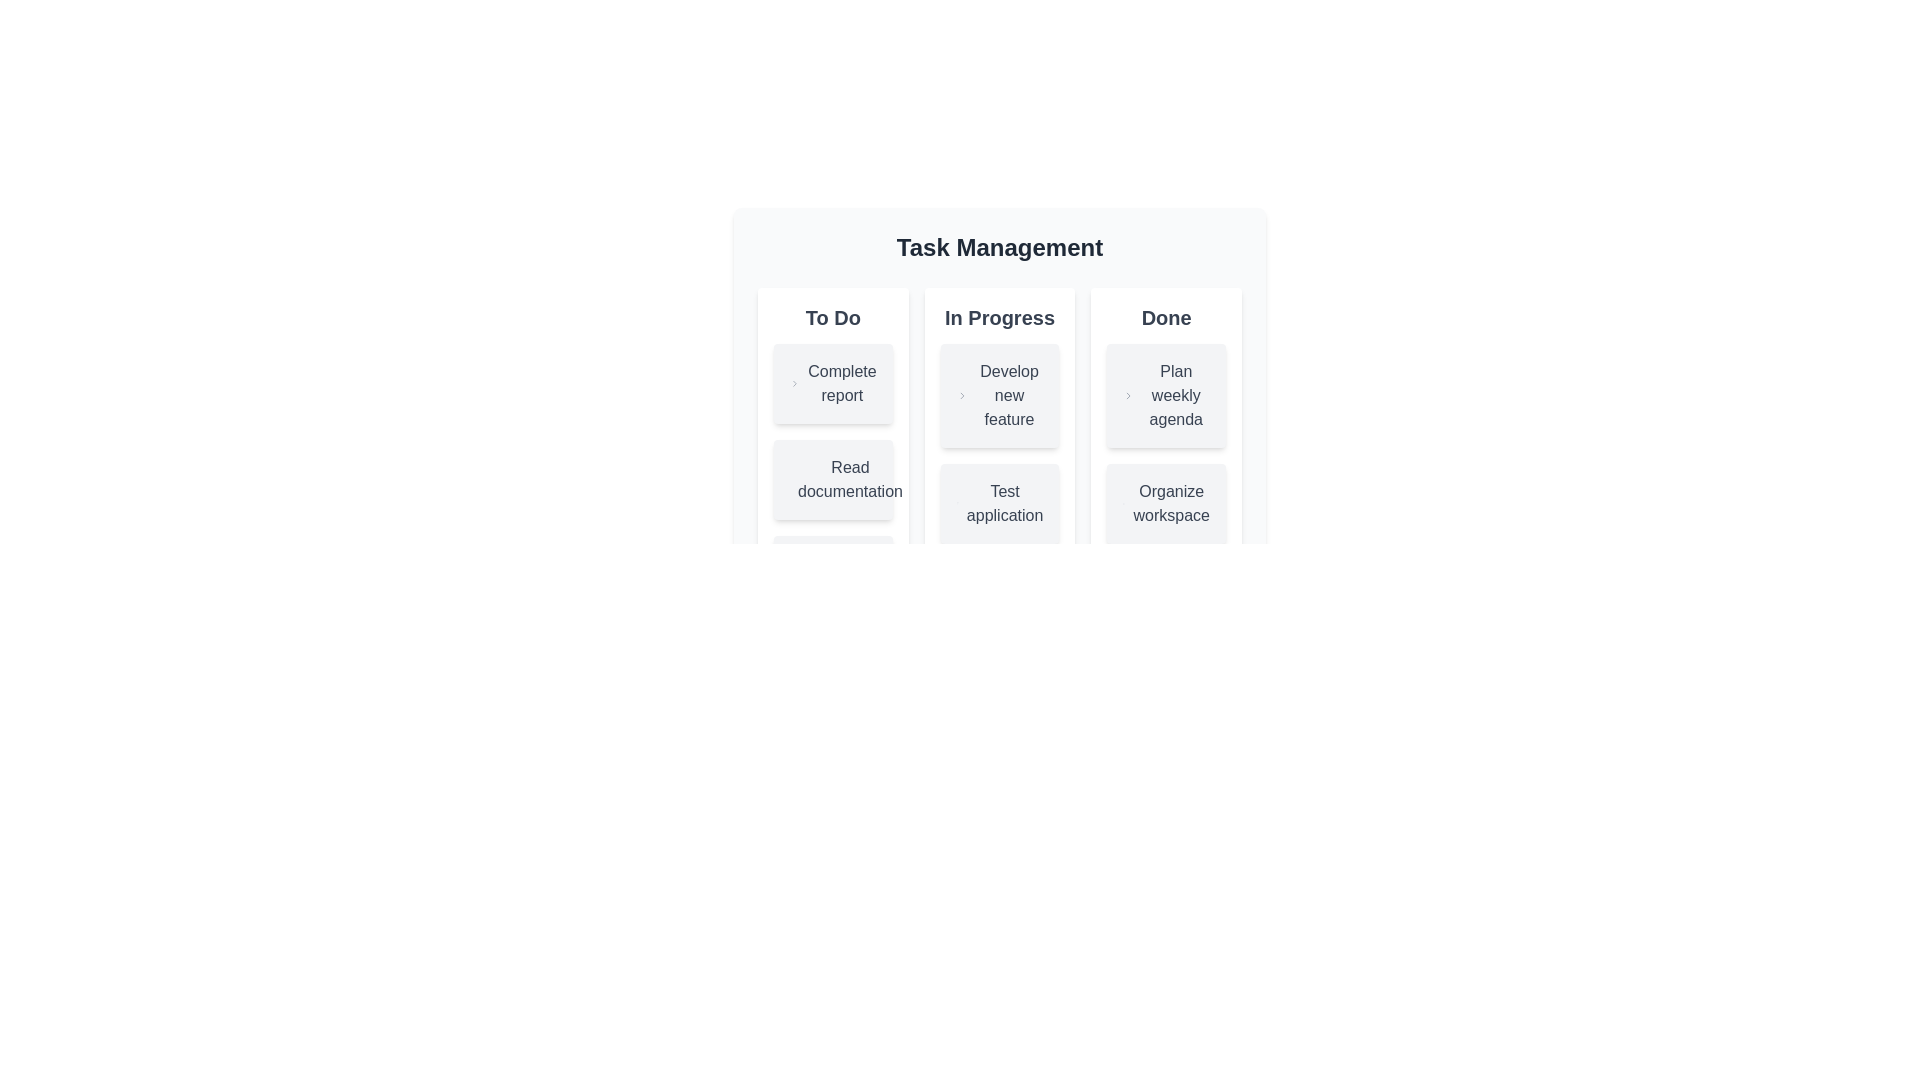 The width and height of the screenshot is (1920, 1080). Describe the element at coordinates (999, 503) in the screenshot. I see `the 'Test application' Task card in the 'In Progress' column of the 'Task Management' interface` at that location.